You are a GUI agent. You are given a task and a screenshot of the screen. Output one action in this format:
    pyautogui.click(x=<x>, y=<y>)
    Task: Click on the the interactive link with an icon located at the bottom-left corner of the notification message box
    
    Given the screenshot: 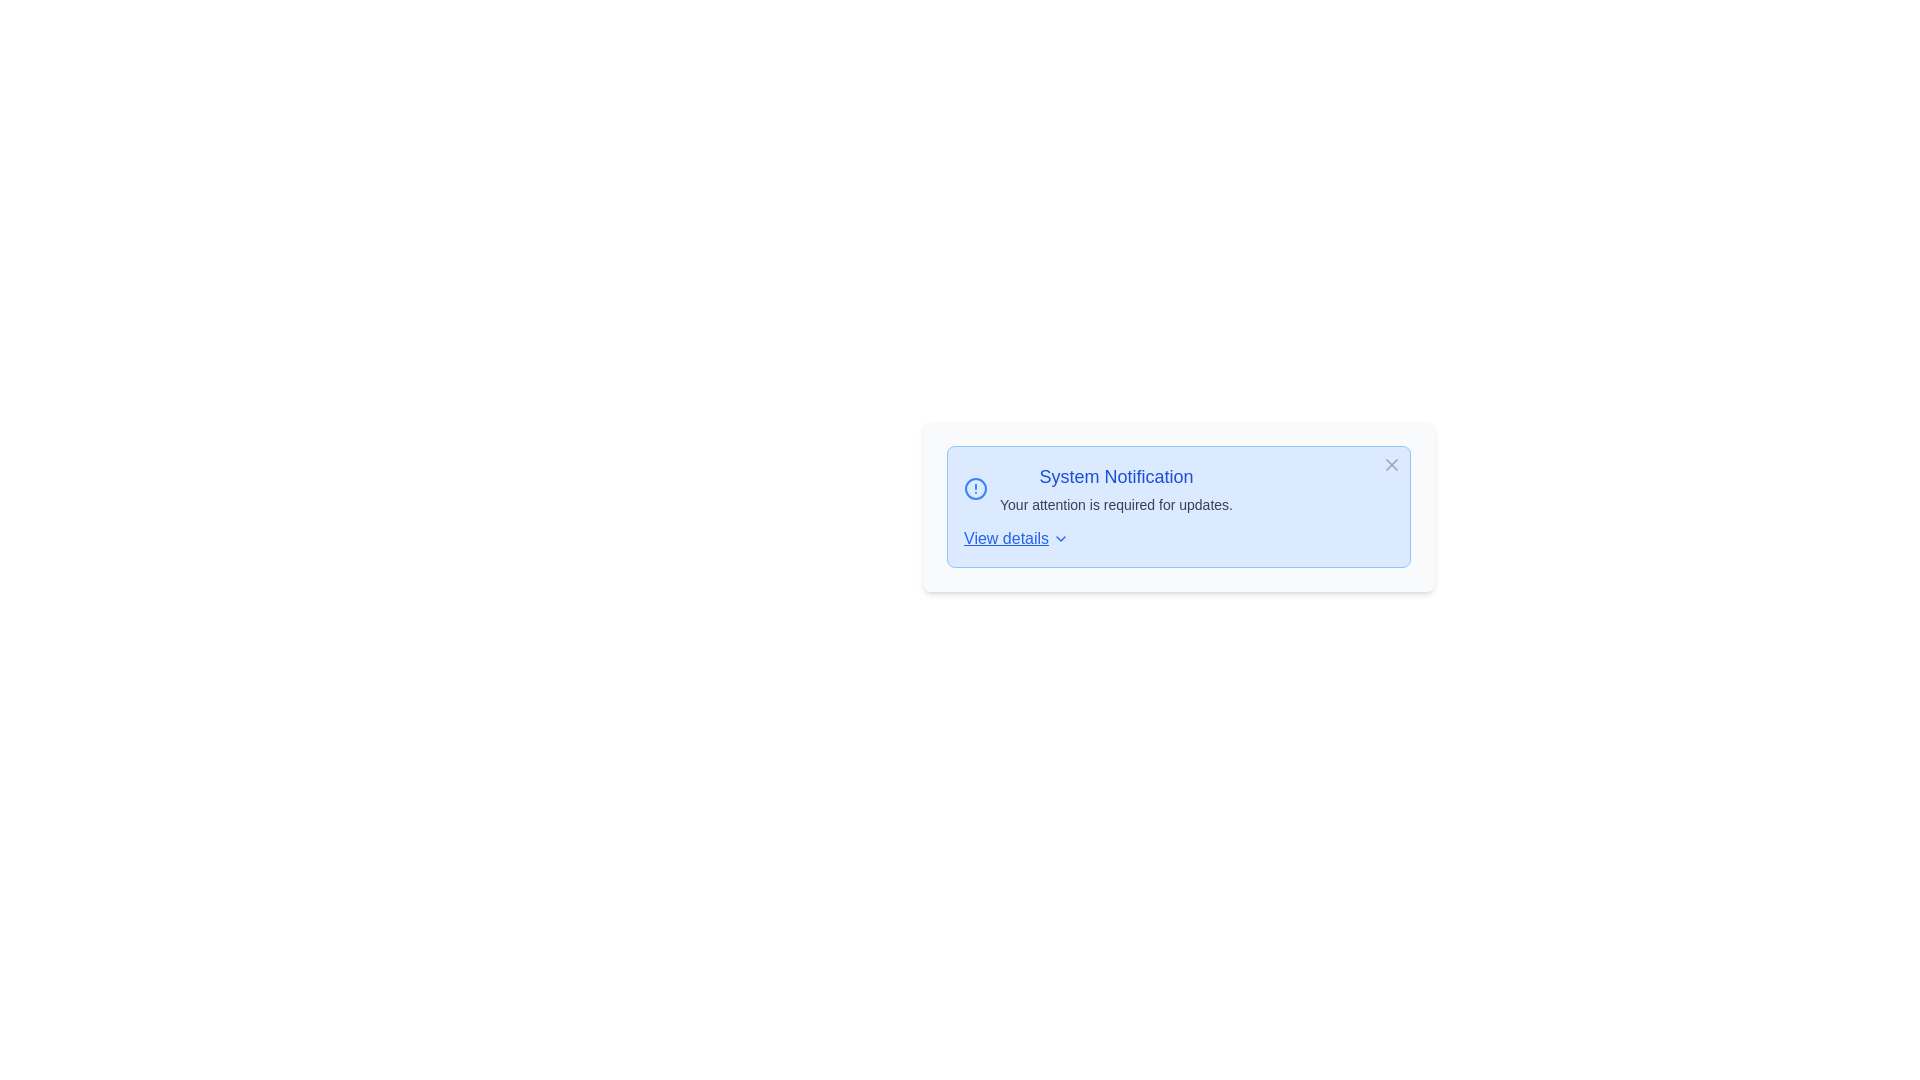 What is the action you would take?
    pyautogui.click(x=1016, y=538)
    